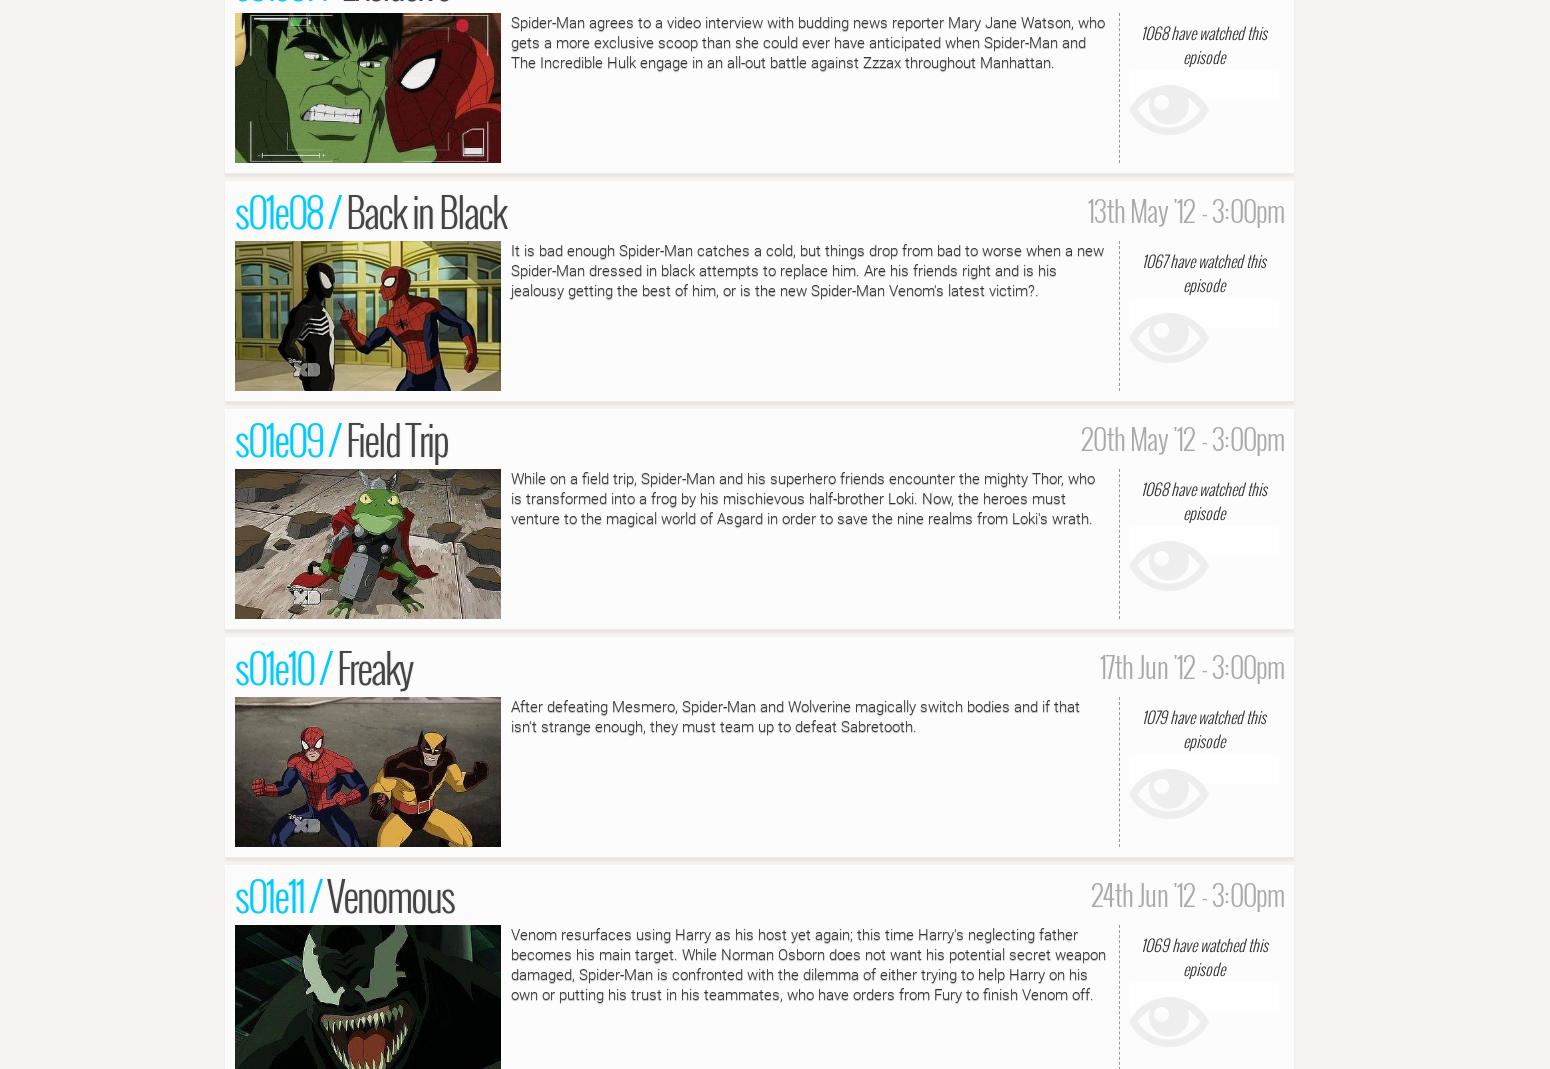 The height and width of the screenshot is (1069, 1550). Describe the element at coordinates (1153, 258) in the screenshot. I see `'1067'` at that location.